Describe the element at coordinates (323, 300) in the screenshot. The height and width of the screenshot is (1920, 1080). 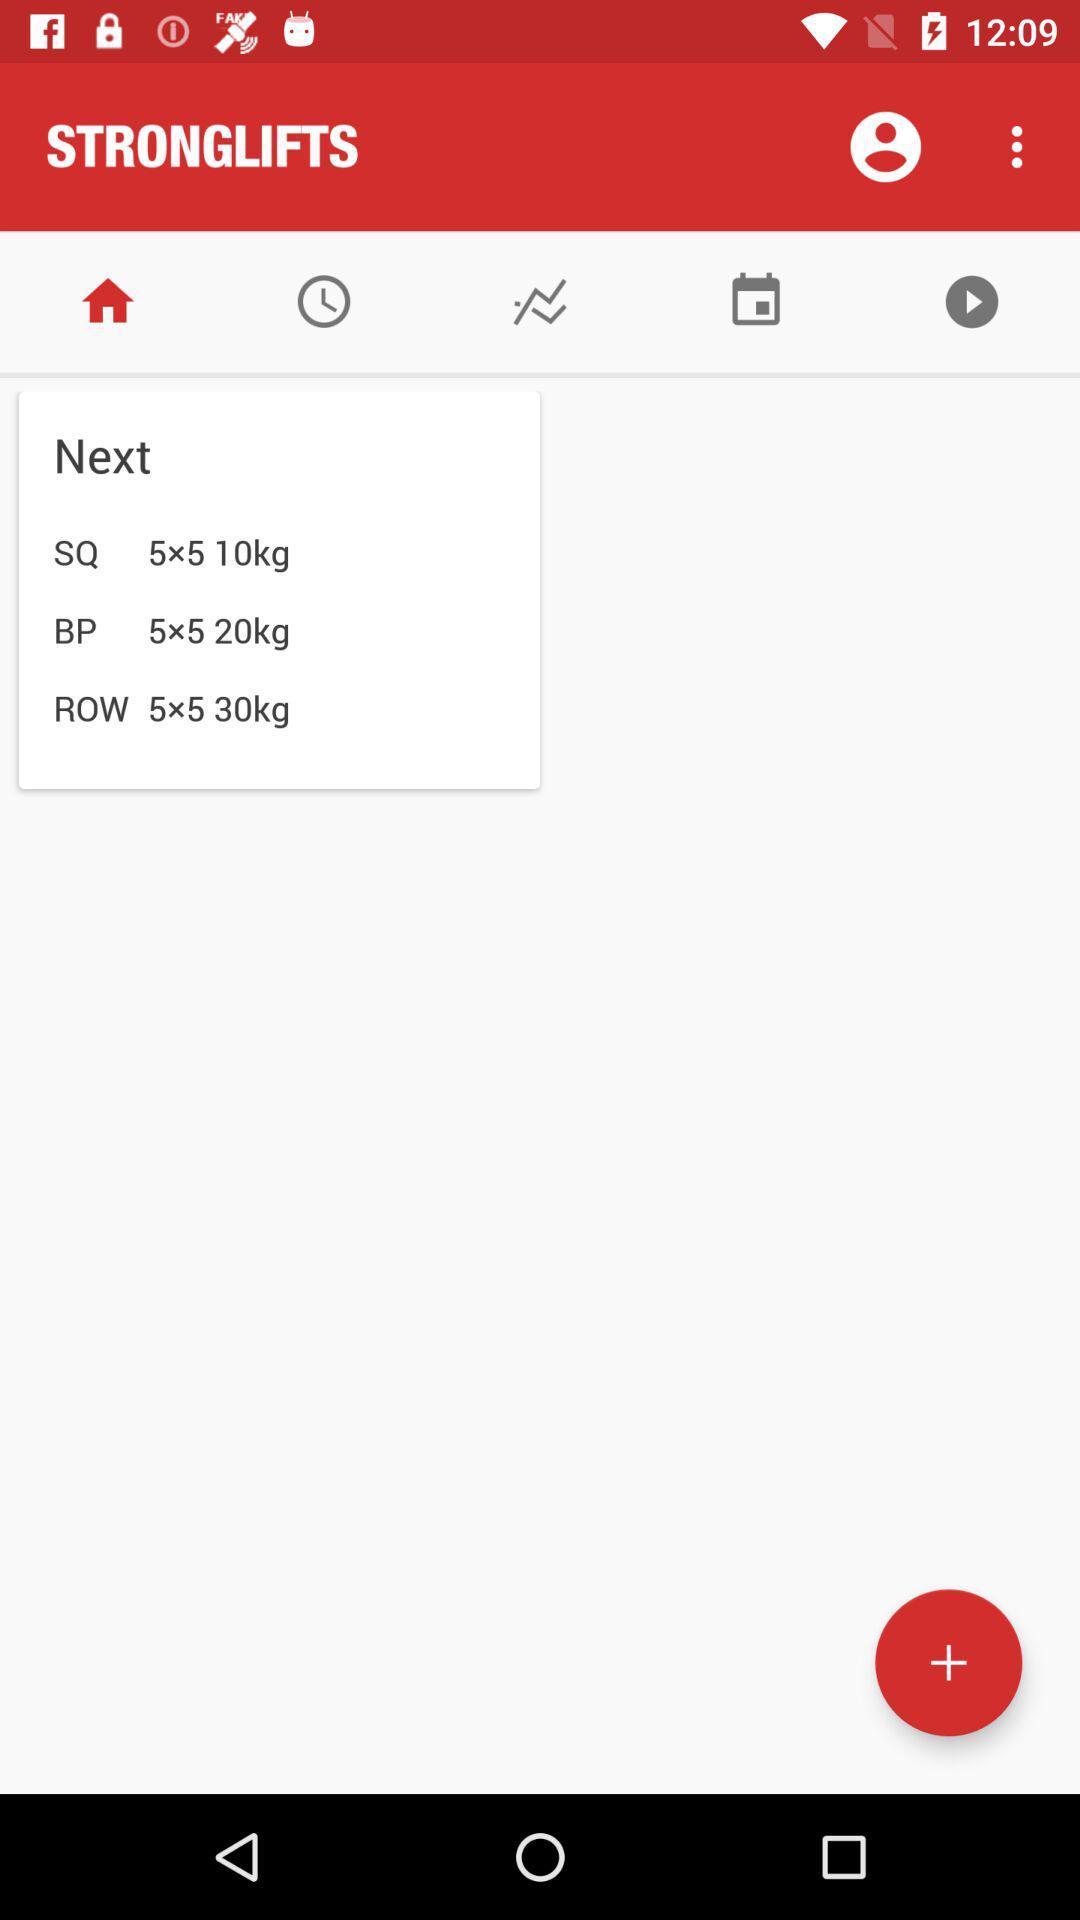
I see `time maintenance button` at that location.